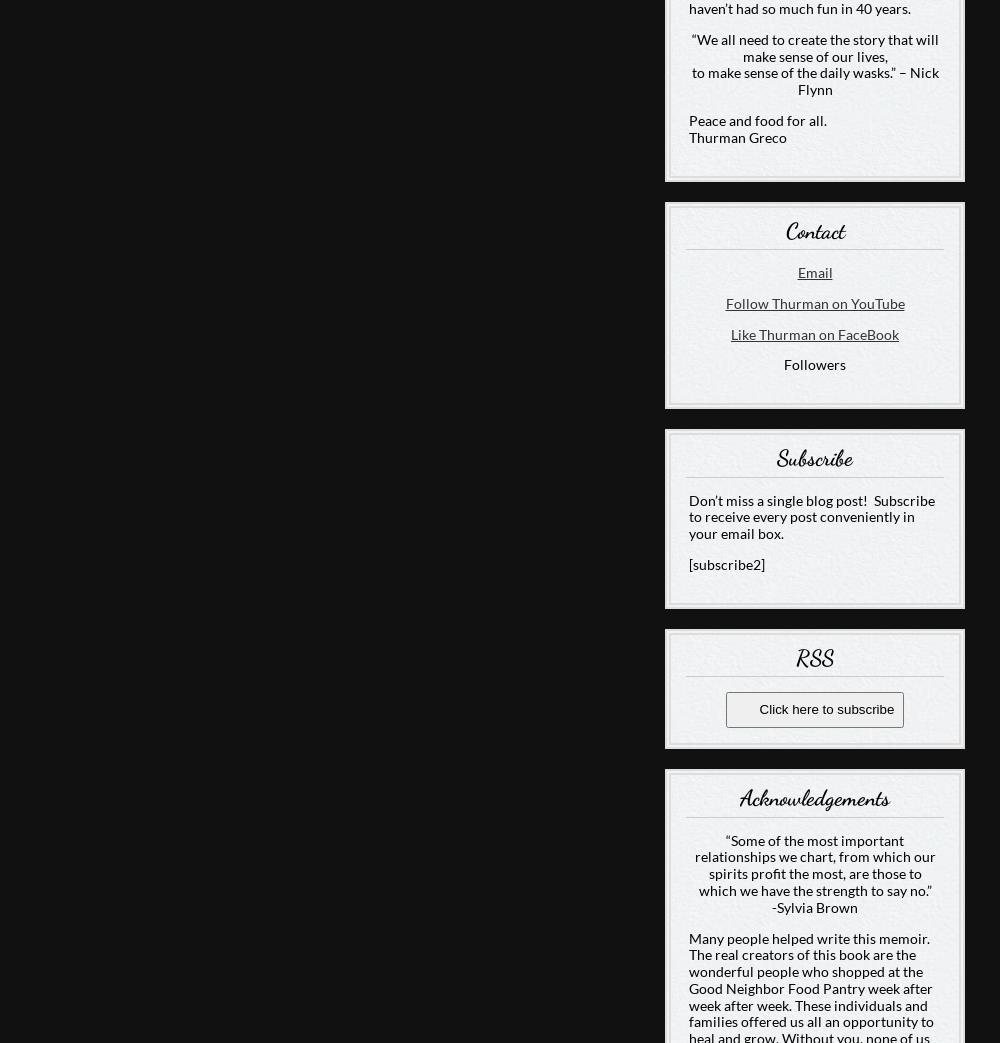  Describe the element at coordinates (725, 563) in the screenshot. I see `'[subscribe2]'` at that location.